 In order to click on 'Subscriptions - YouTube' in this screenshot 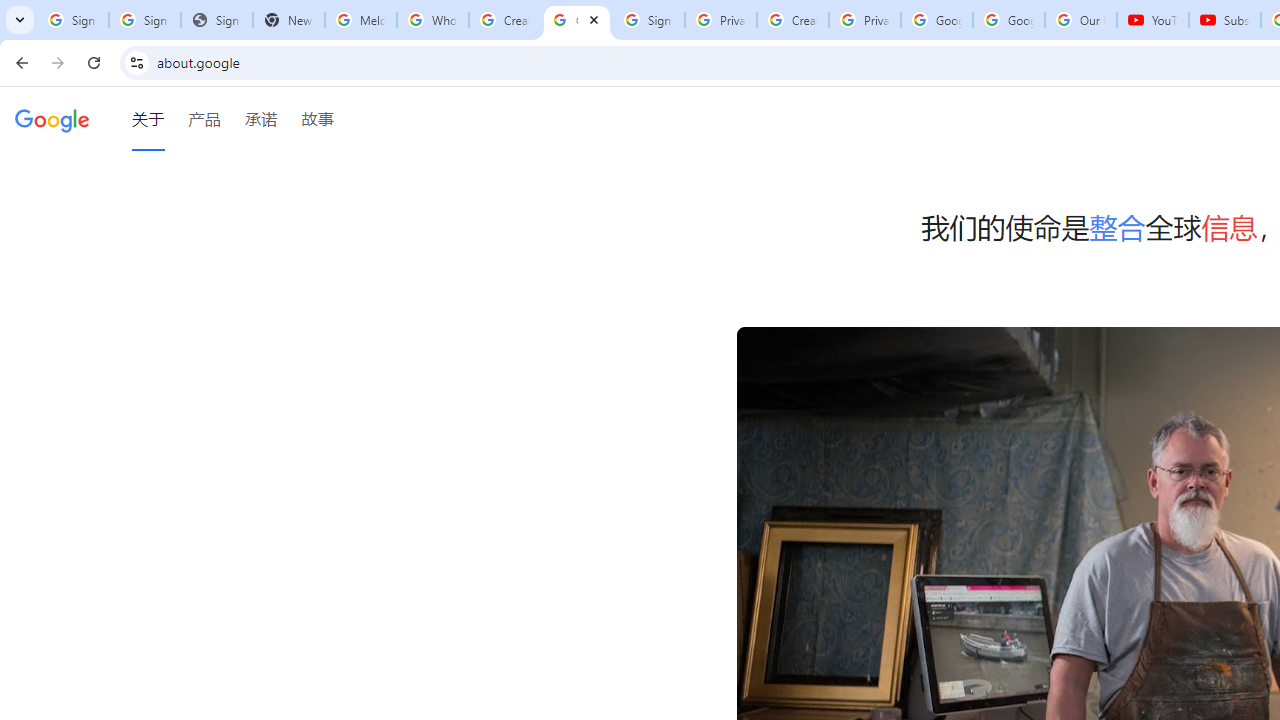, I will do `click(1223, 20)`.